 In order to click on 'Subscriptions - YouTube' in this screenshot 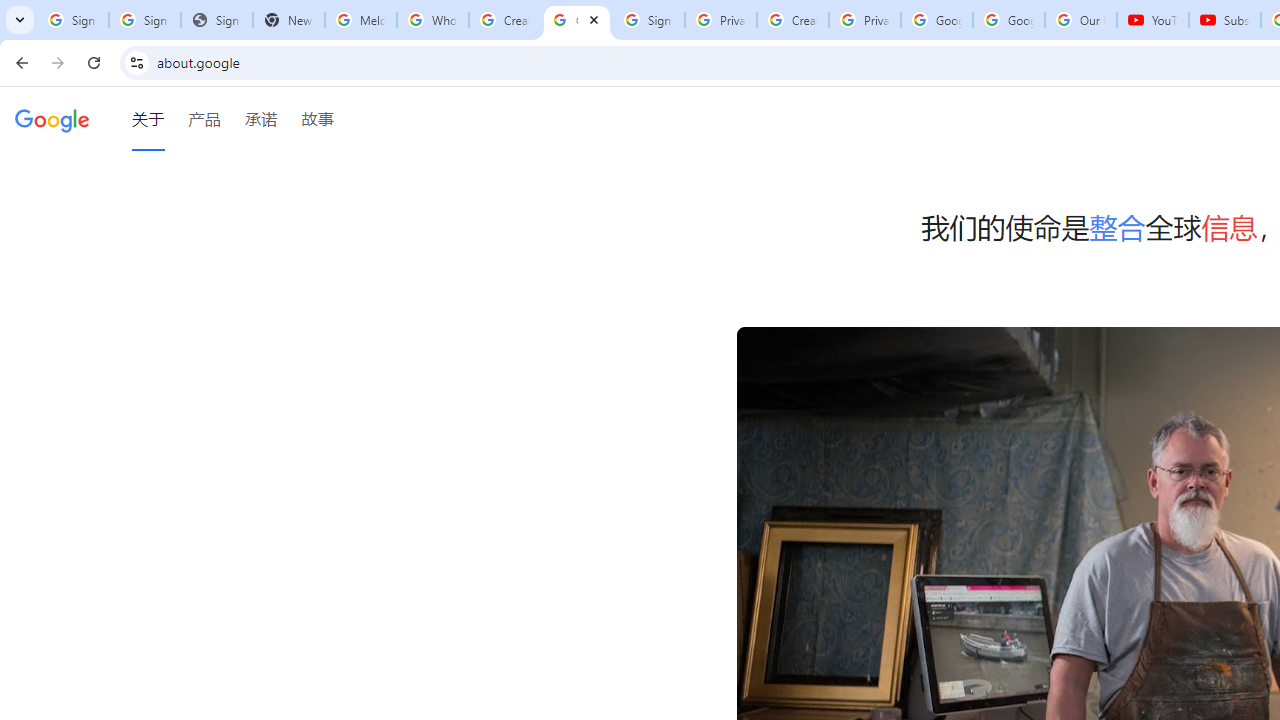, I will do `click(1223, 20)`.